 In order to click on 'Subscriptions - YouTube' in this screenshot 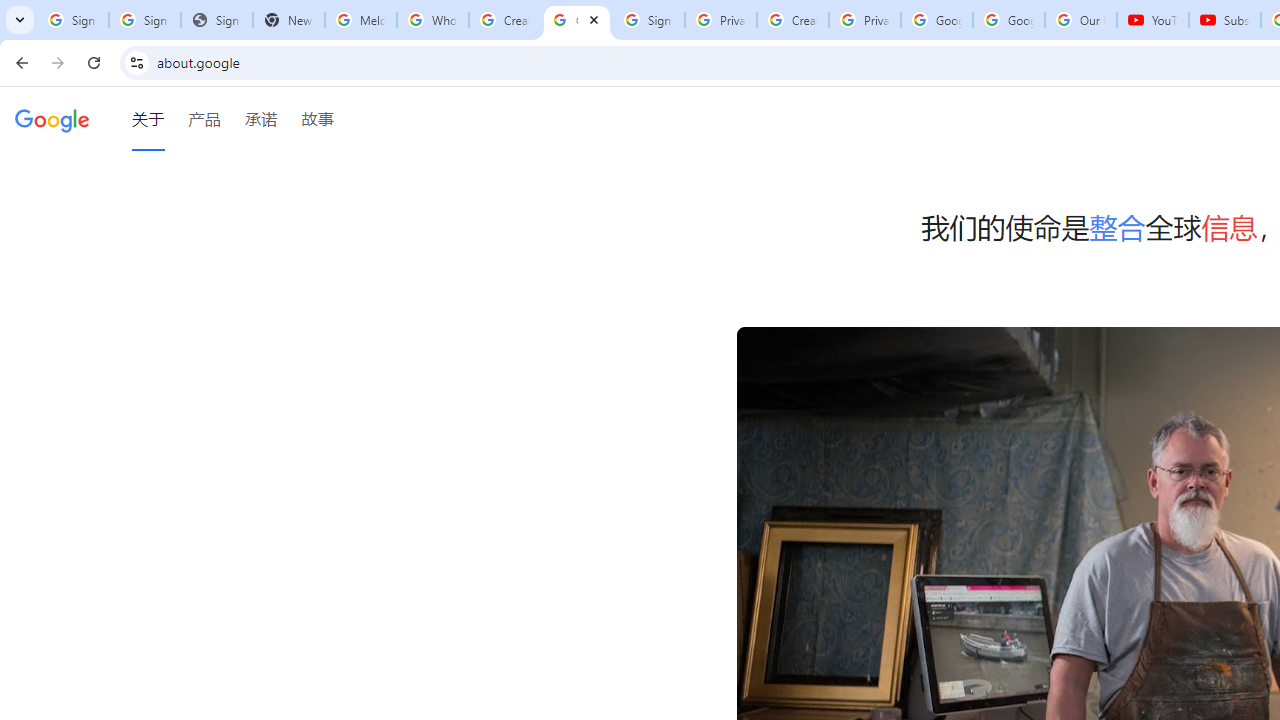, I will do `click(1223, 20)`.